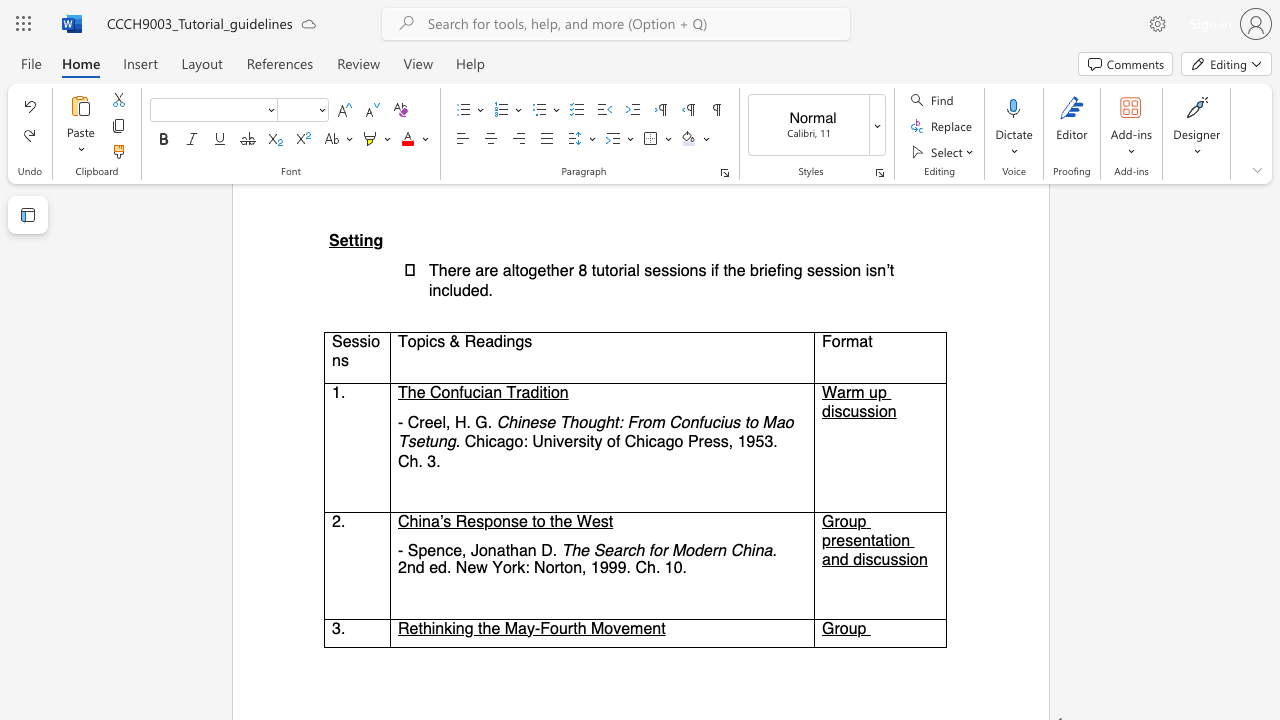 This screenshot has height=720, width=1280. What do you see at coordinates (501, 441) in the screenshot?
I see `the 1th character "a" in the text` at bounding box center [501, 441].